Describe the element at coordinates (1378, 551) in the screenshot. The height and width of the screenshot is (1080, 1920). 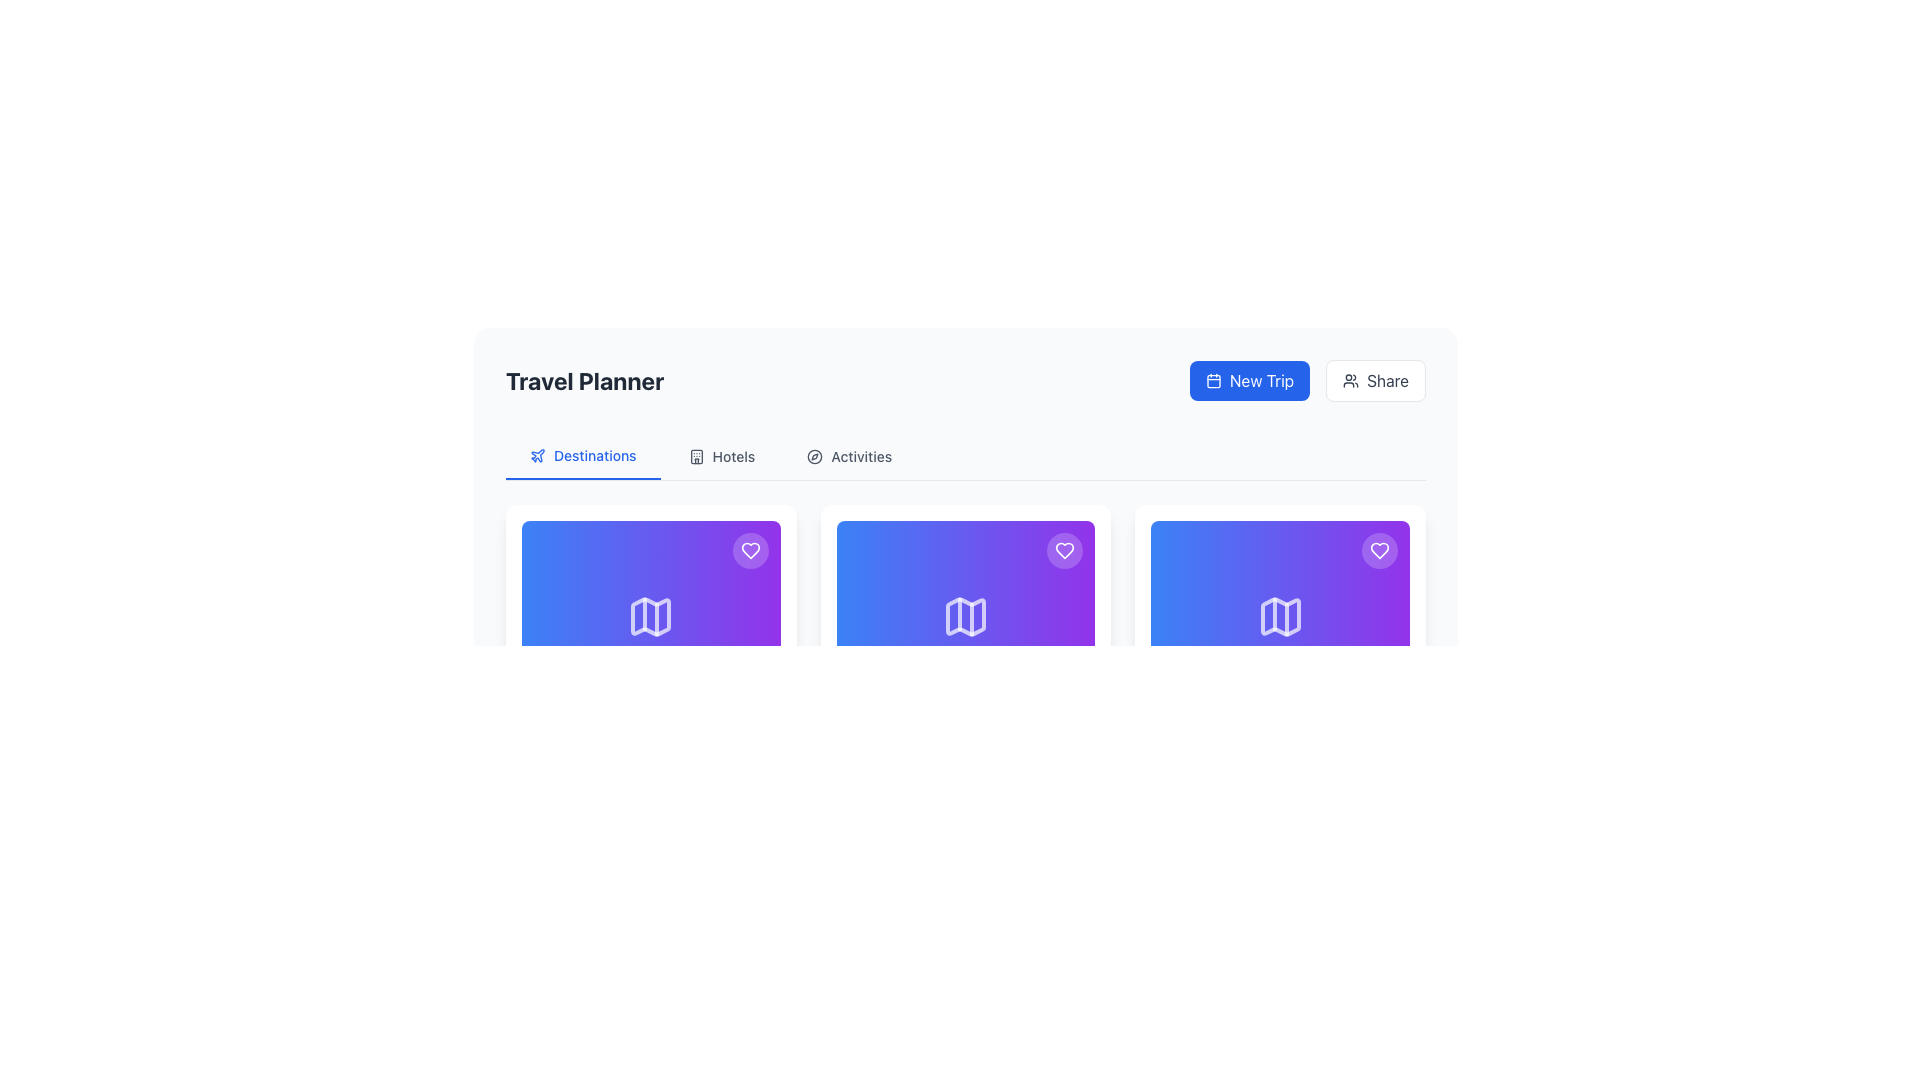
I see `the interactive button for liking or favoriting the card located in the top-right corner of the third card in the series to trigger visual feedback` at that location.